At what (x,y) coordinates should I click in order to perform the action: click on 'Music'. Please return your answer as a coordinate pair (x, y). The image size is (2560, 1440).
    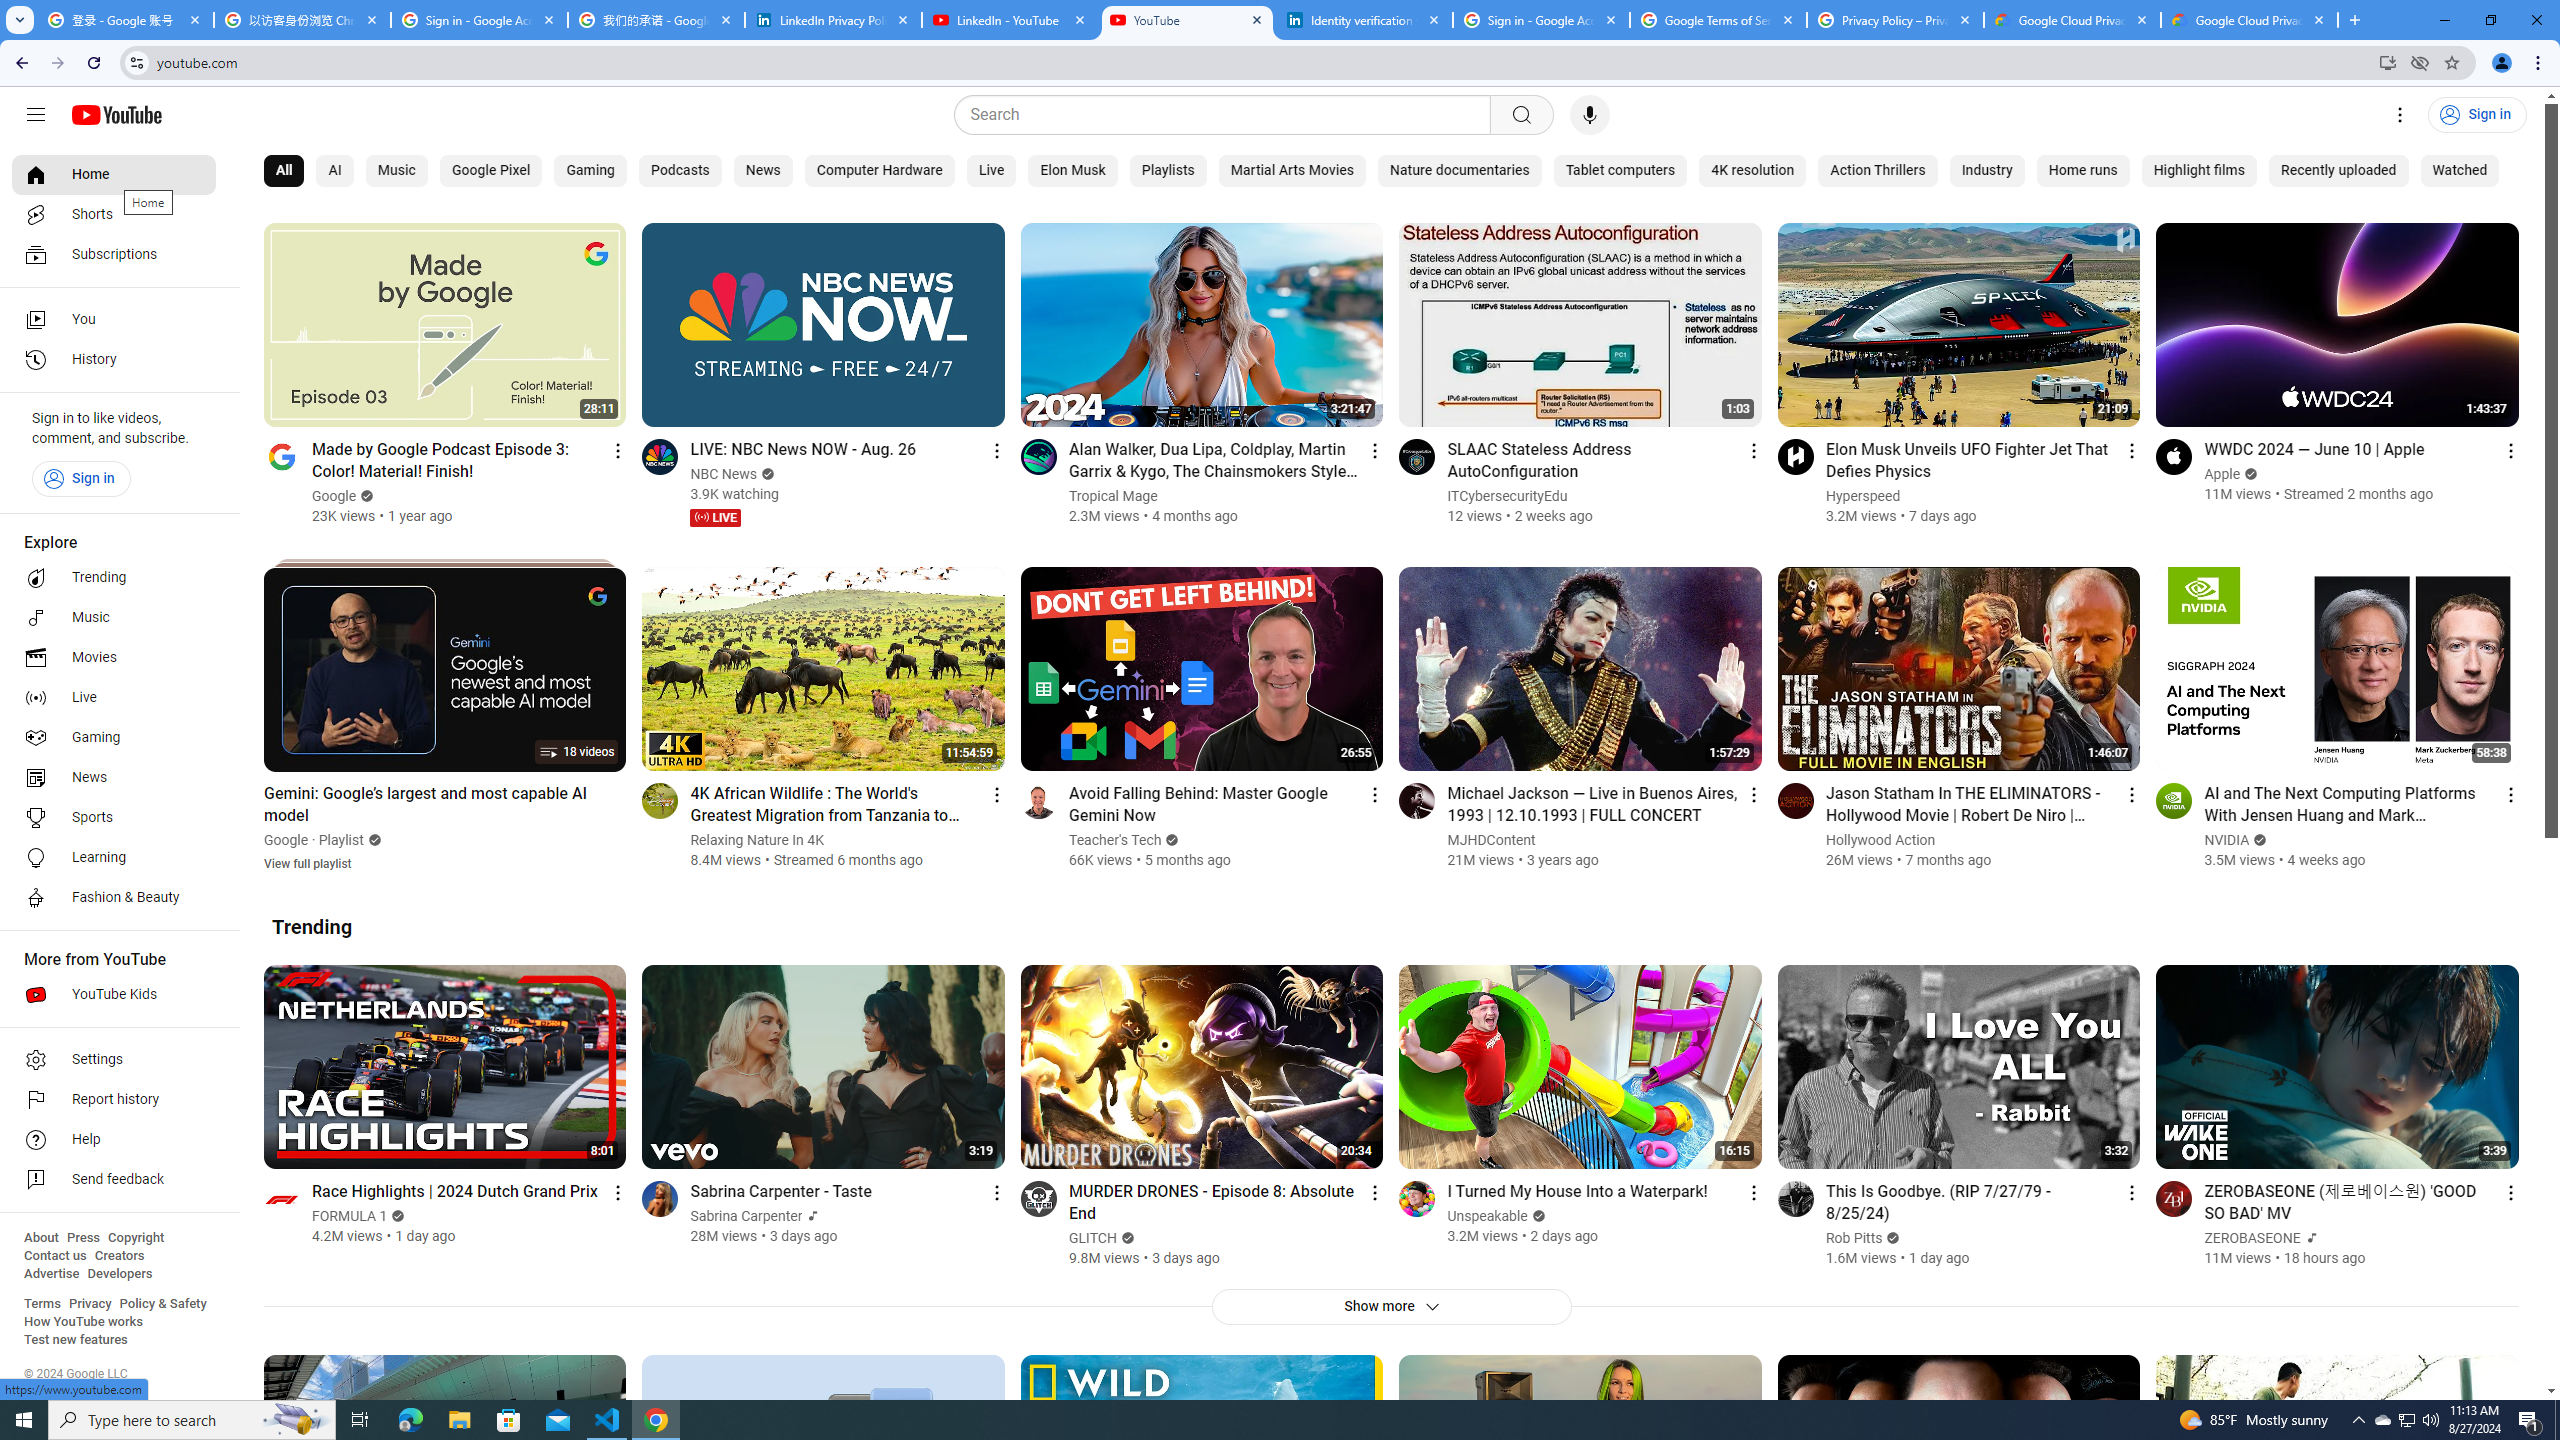
    Looking at the image, I should click on (395, 171).